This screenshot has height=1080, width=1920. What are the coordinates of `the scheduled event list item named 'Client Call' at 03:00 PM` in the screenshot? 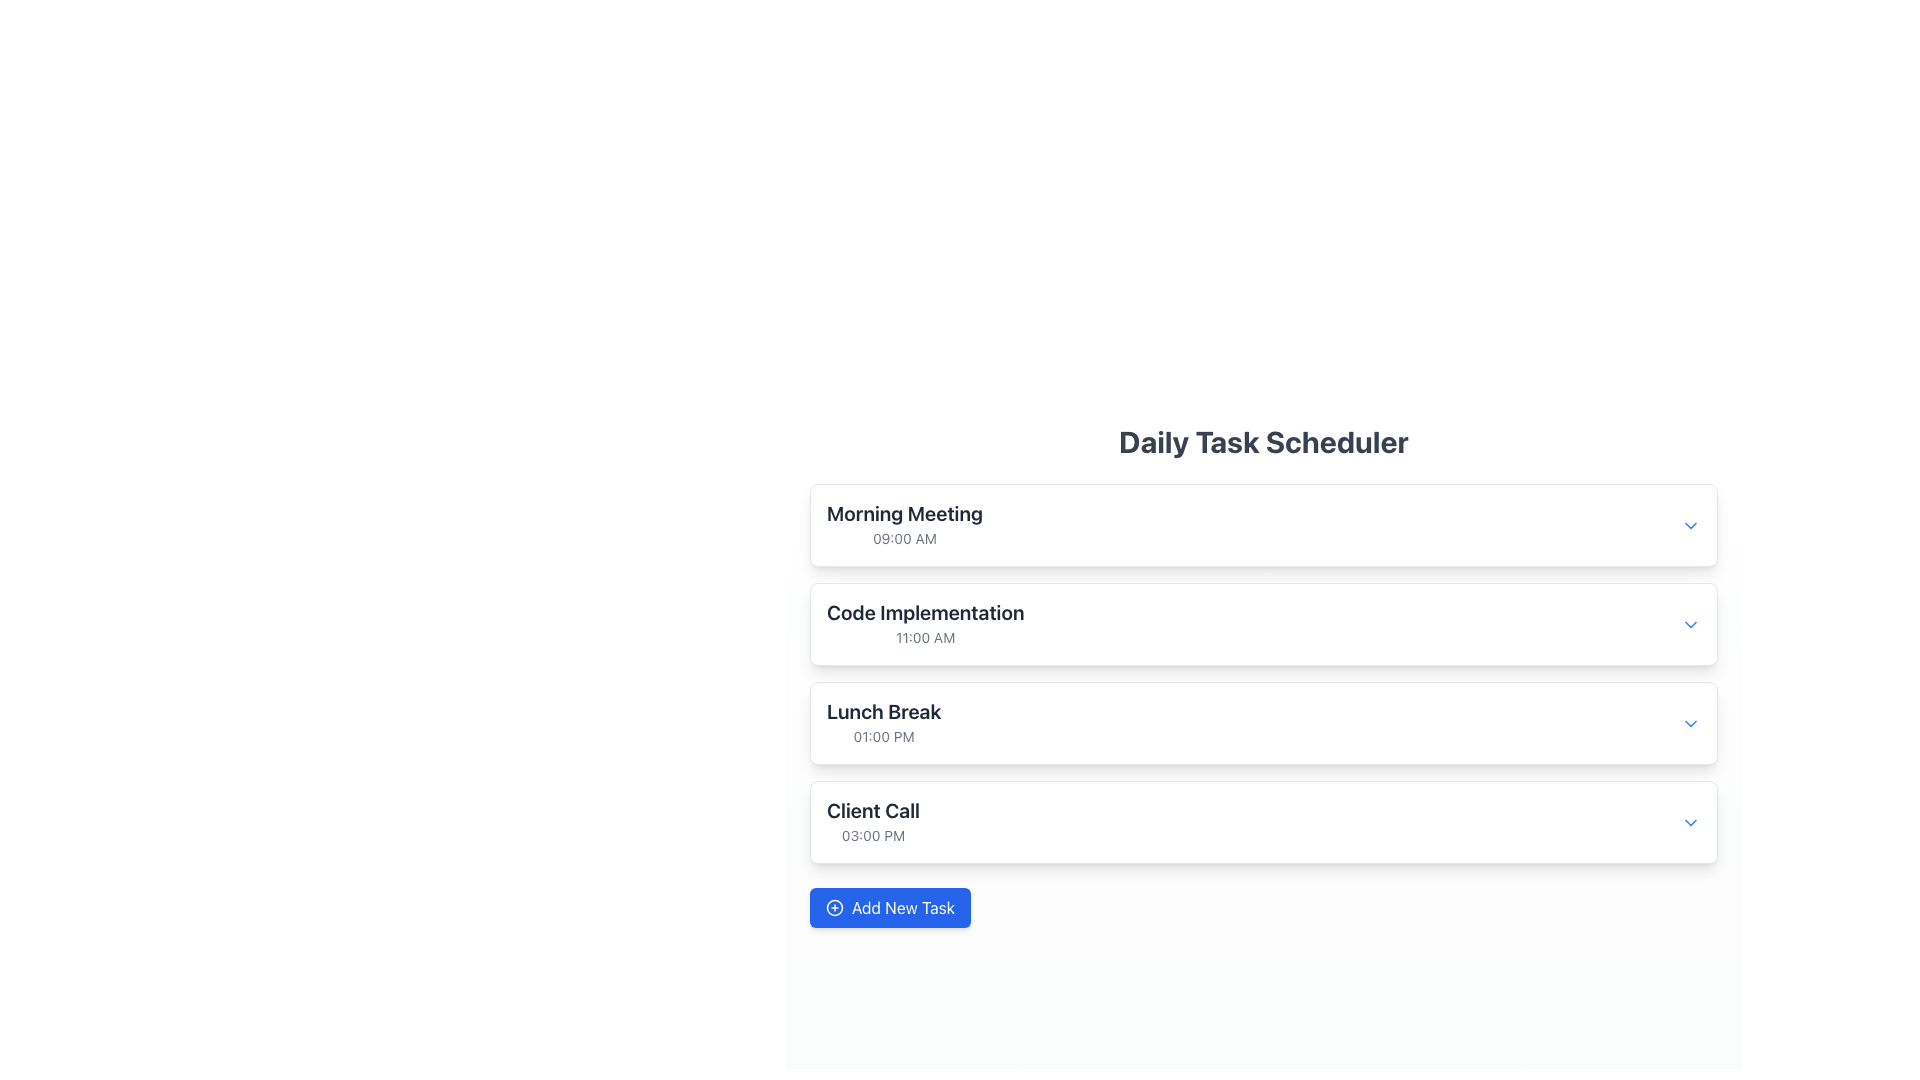 It's located at (873, 821).